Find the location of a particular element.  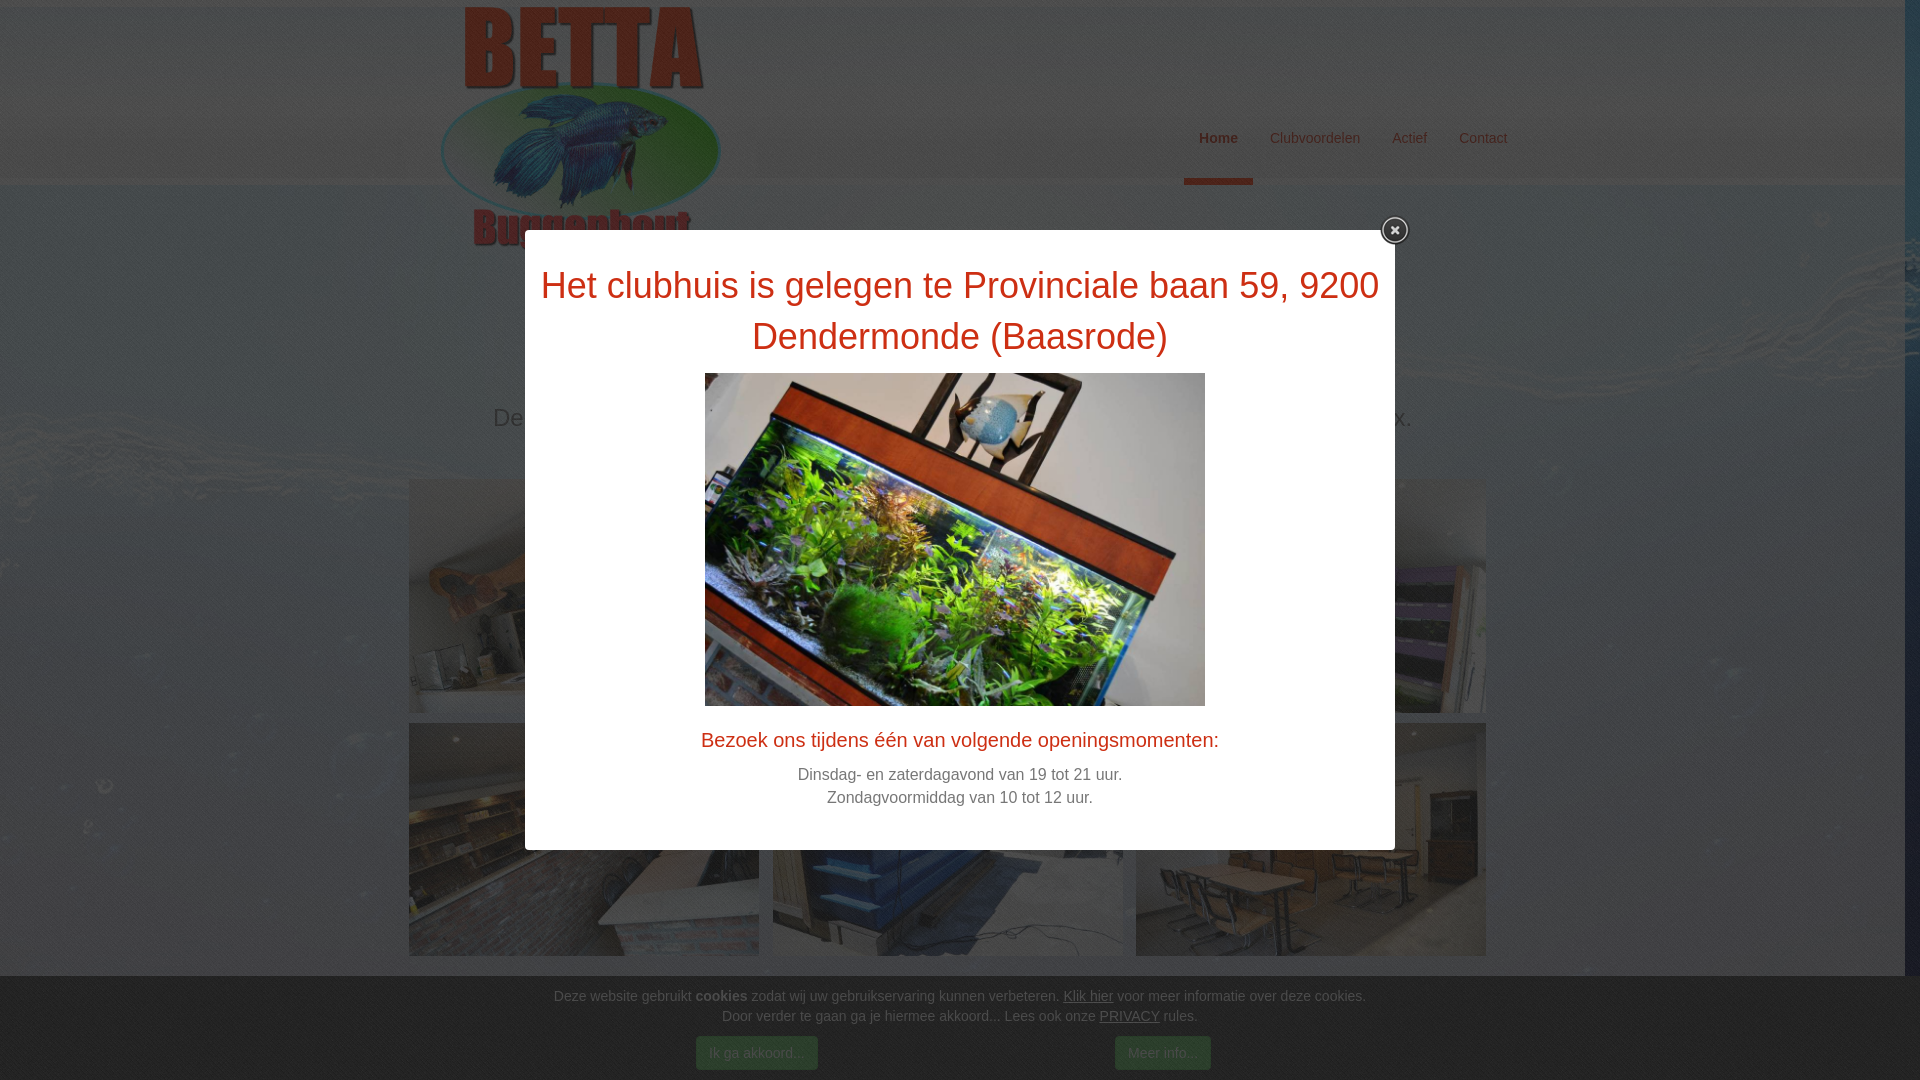

'Contact' is located at coordinates (1444, 137).